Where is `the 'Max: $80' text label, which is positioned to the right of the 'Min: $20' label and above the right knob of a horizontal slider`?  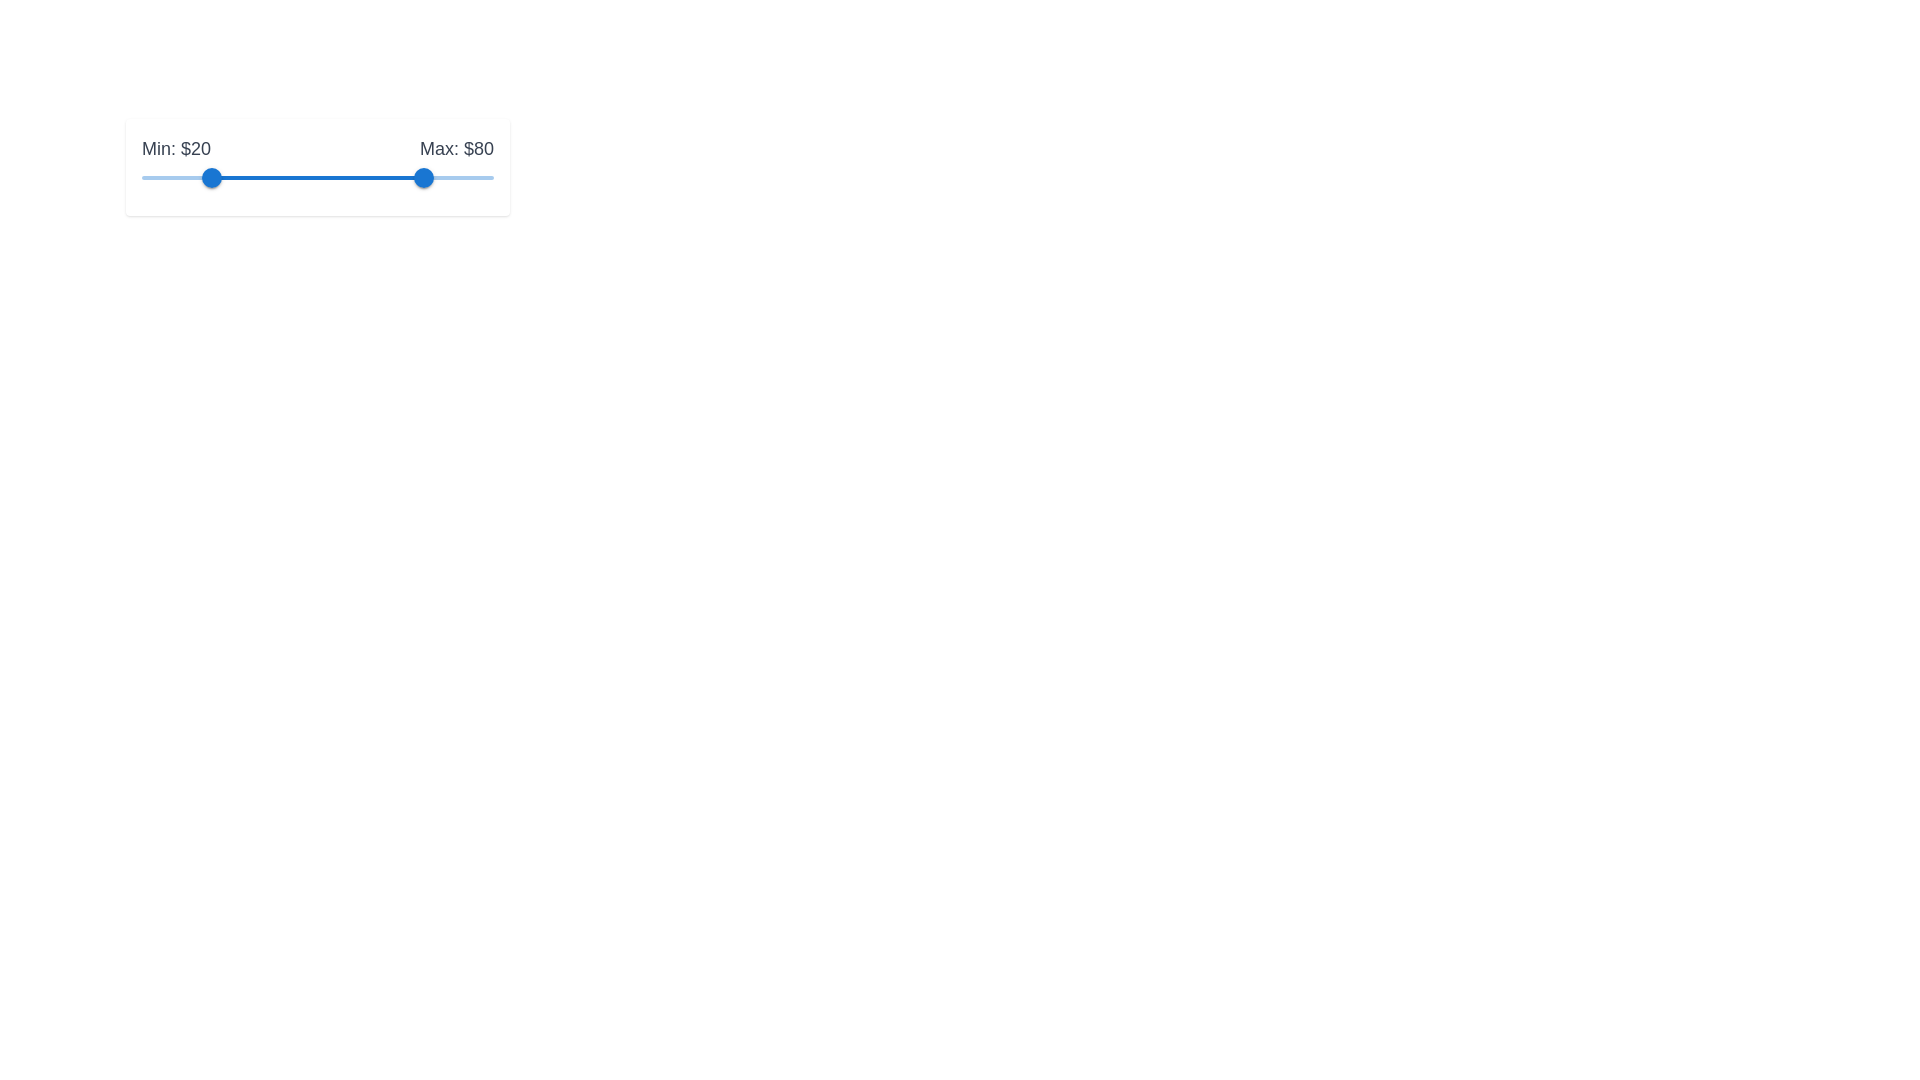
the 'Max: $80' text label, which is positioned to the right of the 'Min: $20' label and above the right knob of a horizontal slider is located at coordinates (455, 148).